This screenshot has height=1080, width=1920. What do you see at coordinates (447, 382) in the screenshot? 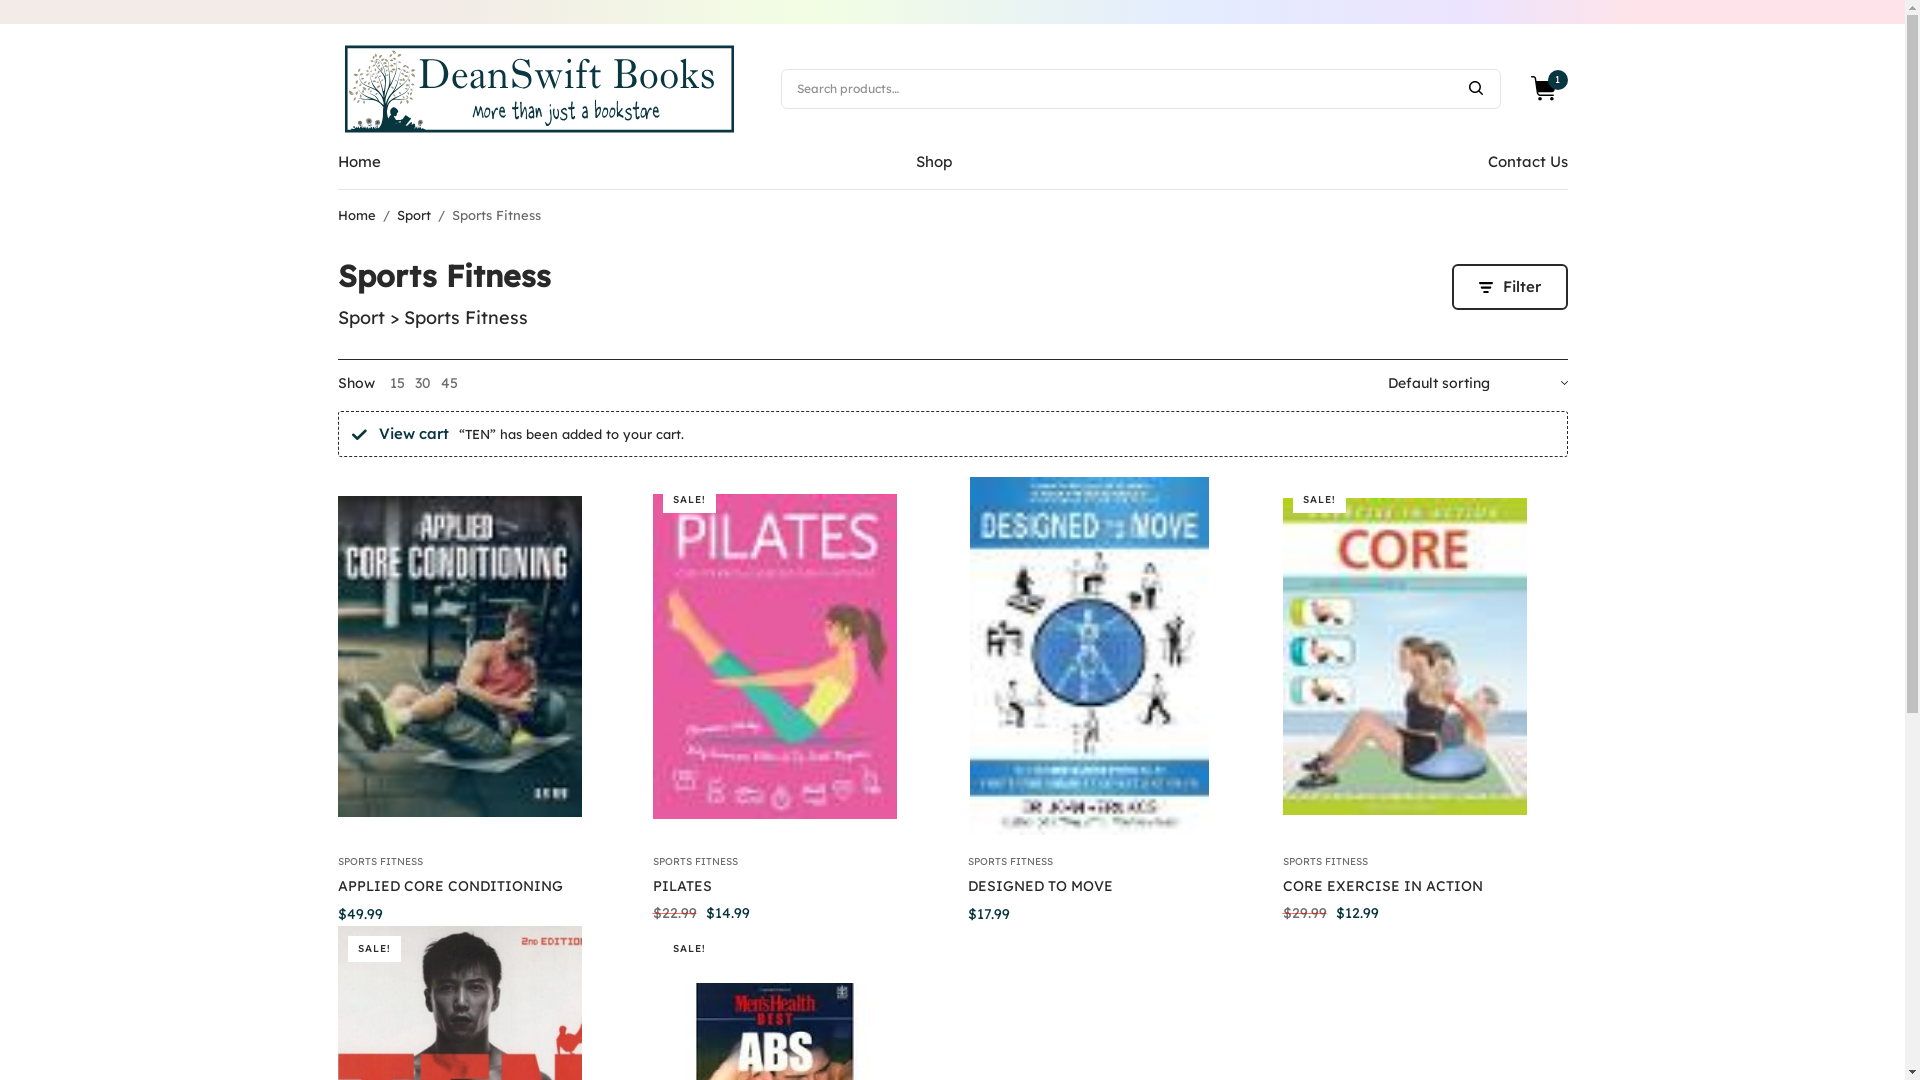
I see `'45'` at bounding box center [447, 382].